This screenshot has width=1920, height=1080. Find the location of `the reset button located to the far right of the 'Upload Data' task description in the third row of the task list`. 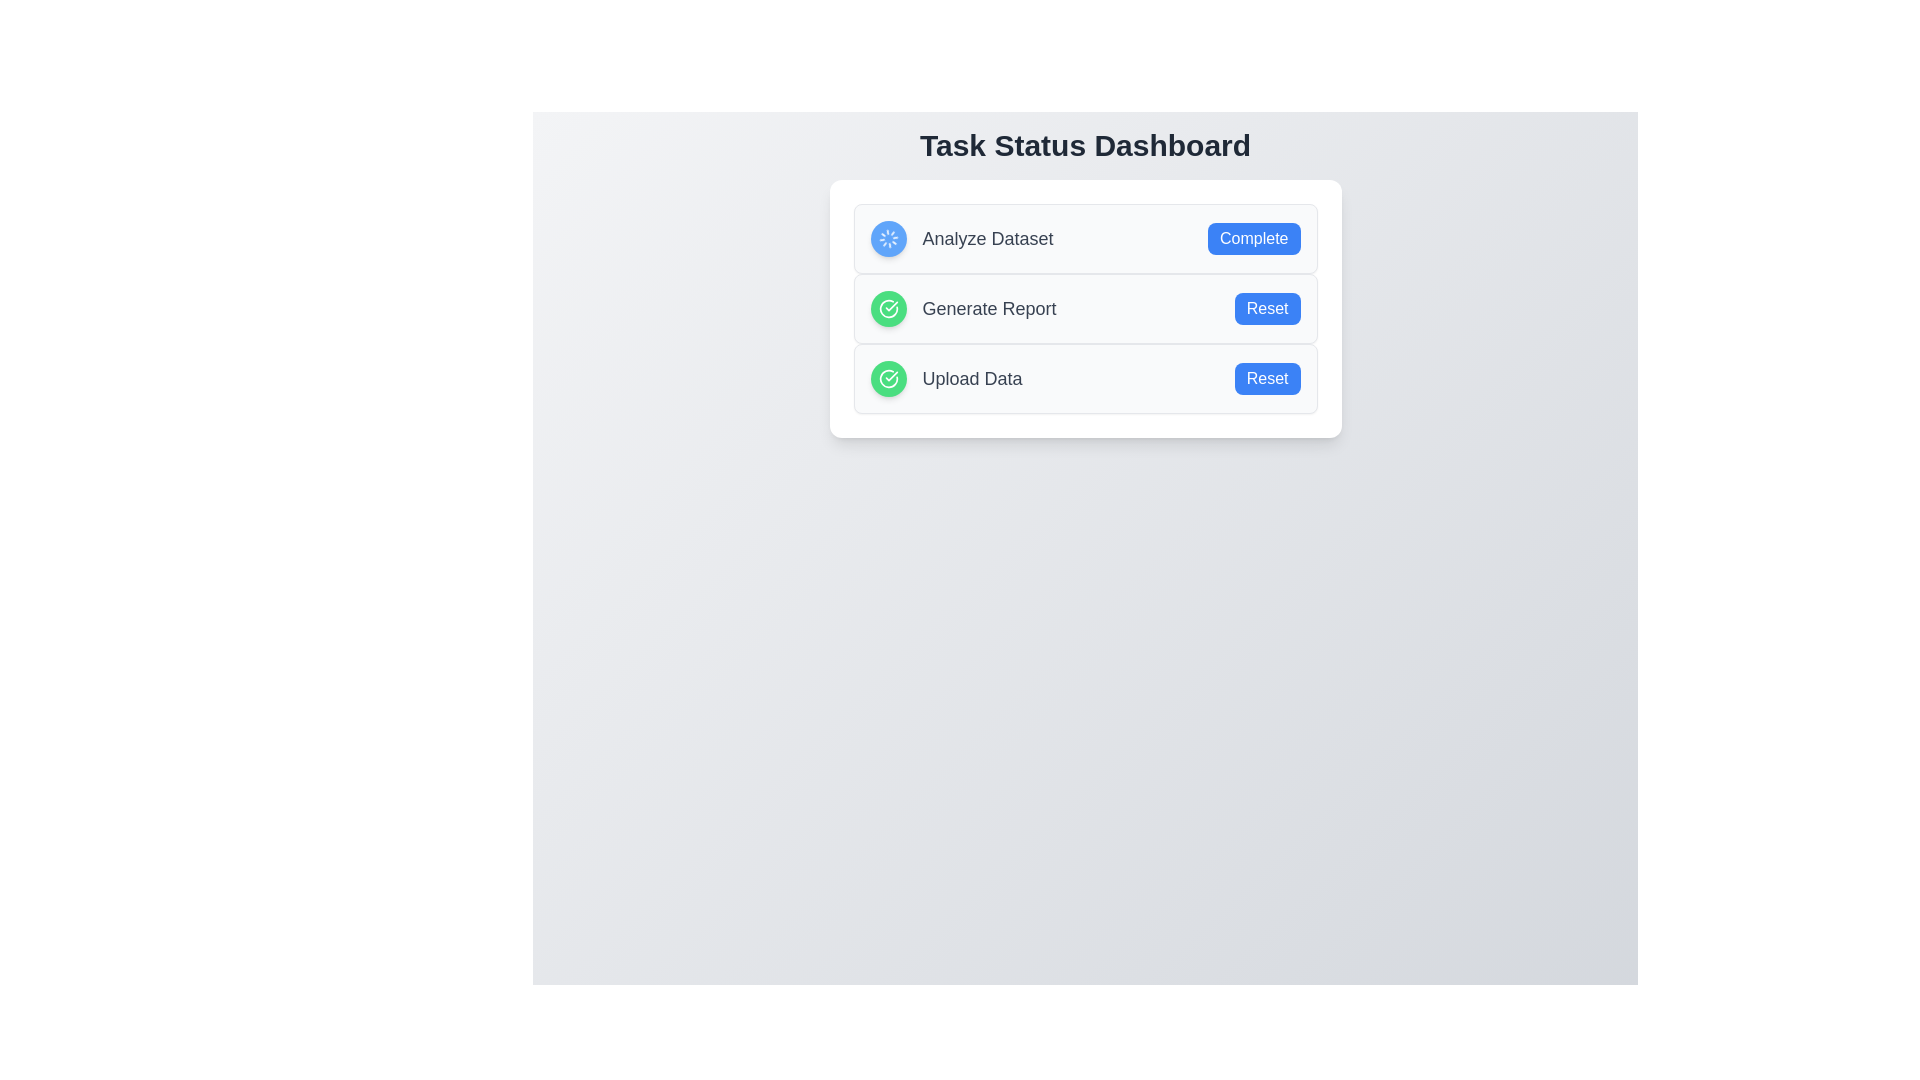

the reset button located to the far right of the 'Upload Data' task description in the third row of the task list is located at coordinates (1266, 378).